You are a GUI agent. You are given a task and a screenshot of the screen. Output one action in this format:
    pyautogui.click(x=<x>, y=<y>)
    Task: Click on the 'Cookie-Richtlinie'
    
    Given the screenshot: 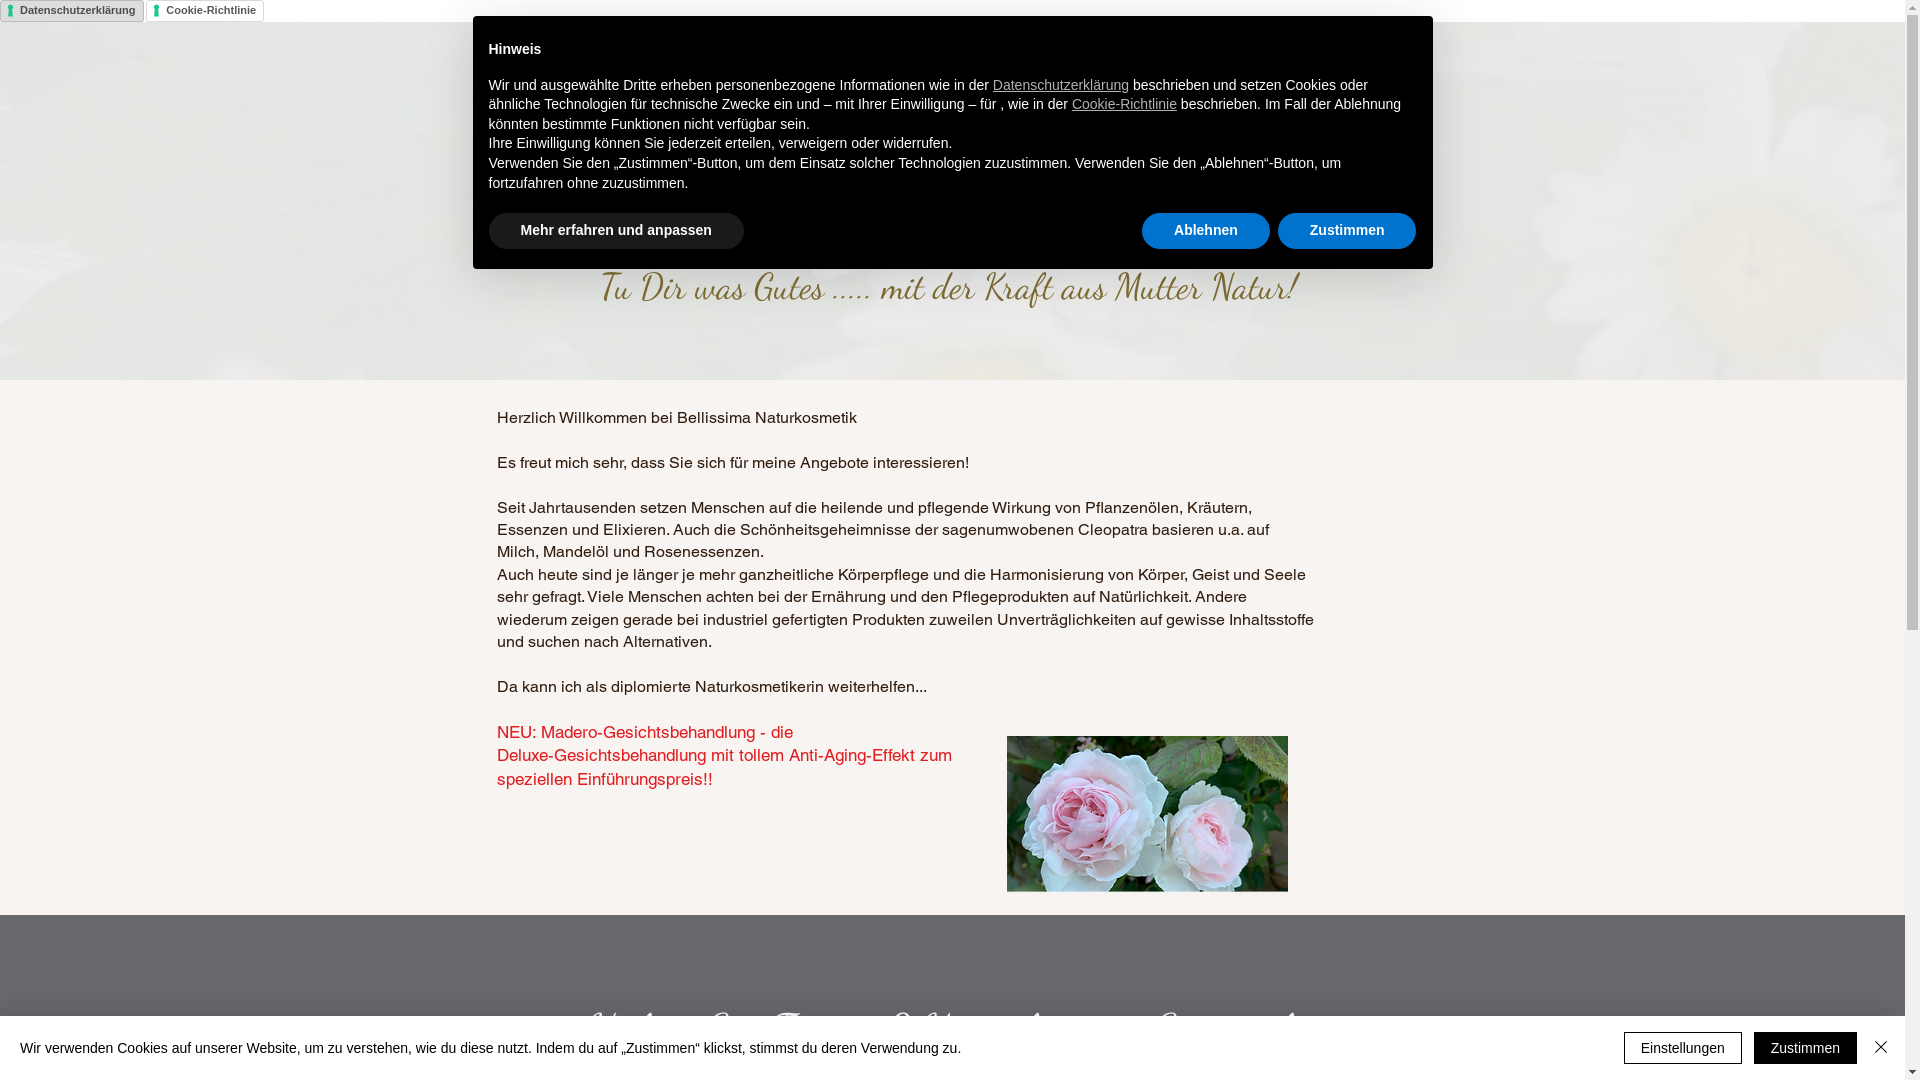 What is the action you would take?
    pyautogui.click(x=205, y=11)
    